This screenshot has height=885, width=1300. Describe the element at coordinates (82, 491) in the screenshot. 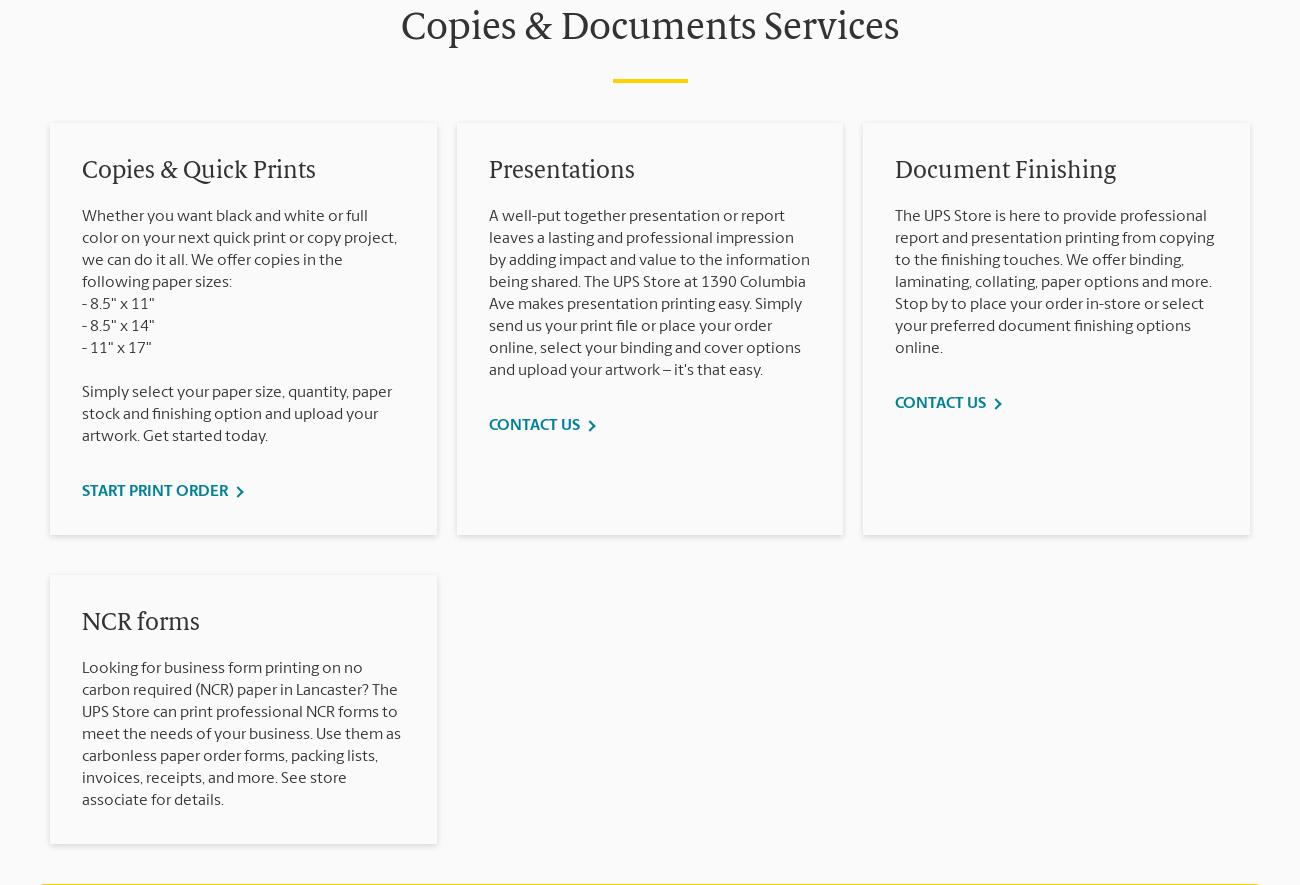

I see `'Start Print Order'` at that location.